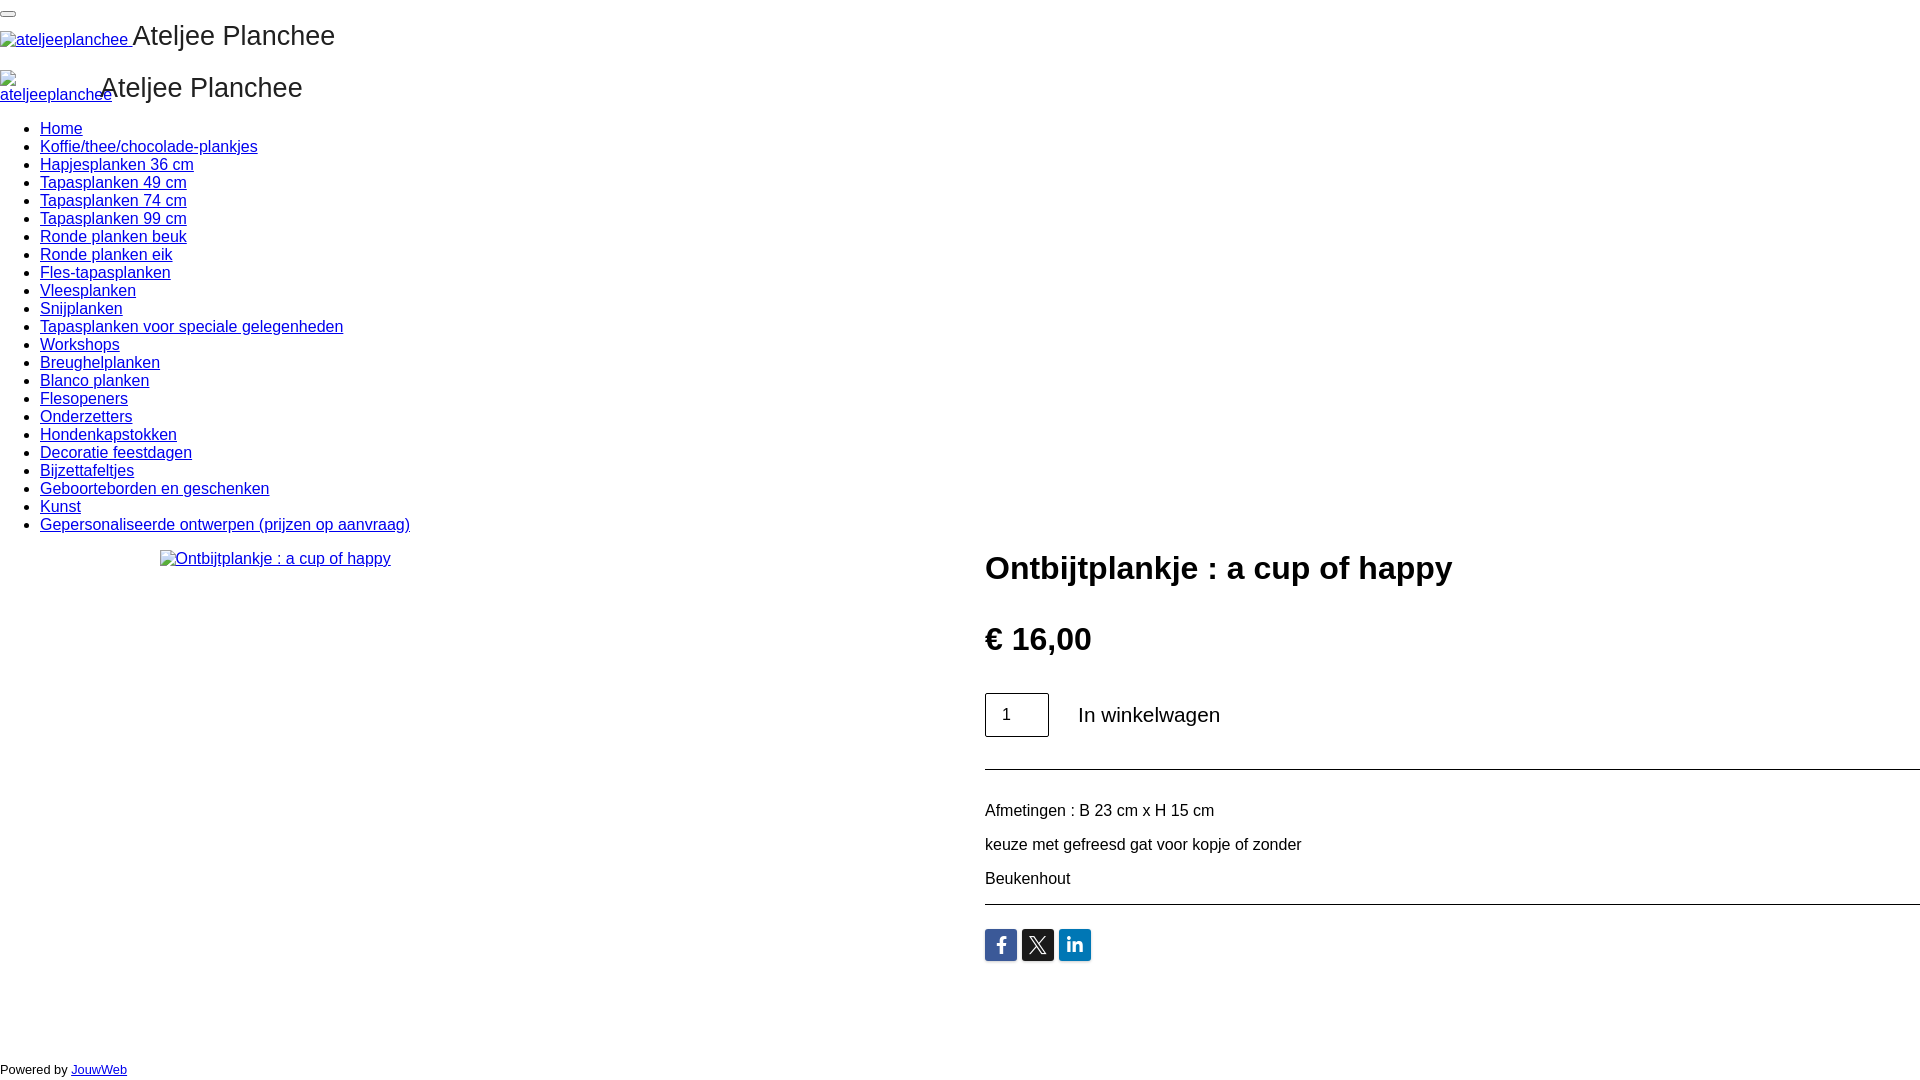 Image resolution: width=1920 pixels, height=1080 pixels. I want to click on 'Home', so click(61, 128).